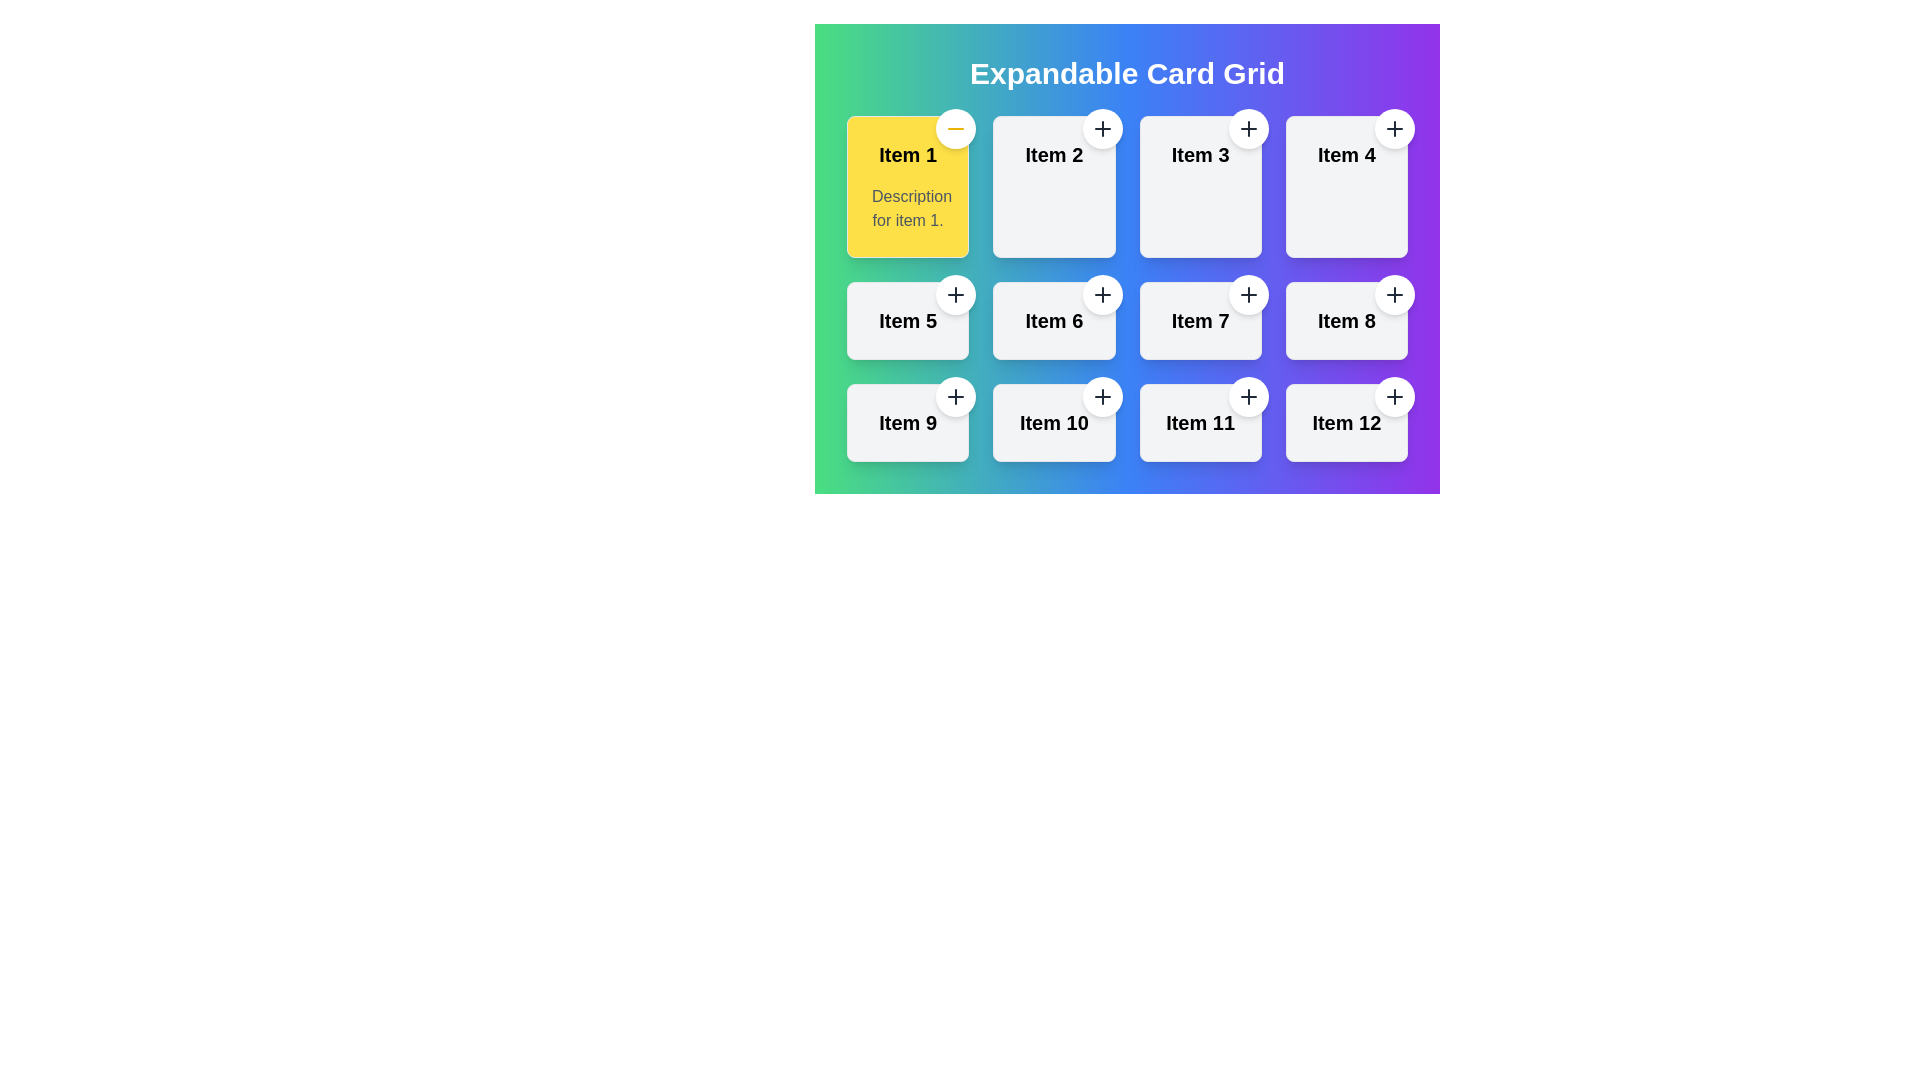 The image size is (1920, 1080). I want to click on the button in the top-right corner of the 'Item 1' card, which is within a rounded white circle, so click(955, 128).